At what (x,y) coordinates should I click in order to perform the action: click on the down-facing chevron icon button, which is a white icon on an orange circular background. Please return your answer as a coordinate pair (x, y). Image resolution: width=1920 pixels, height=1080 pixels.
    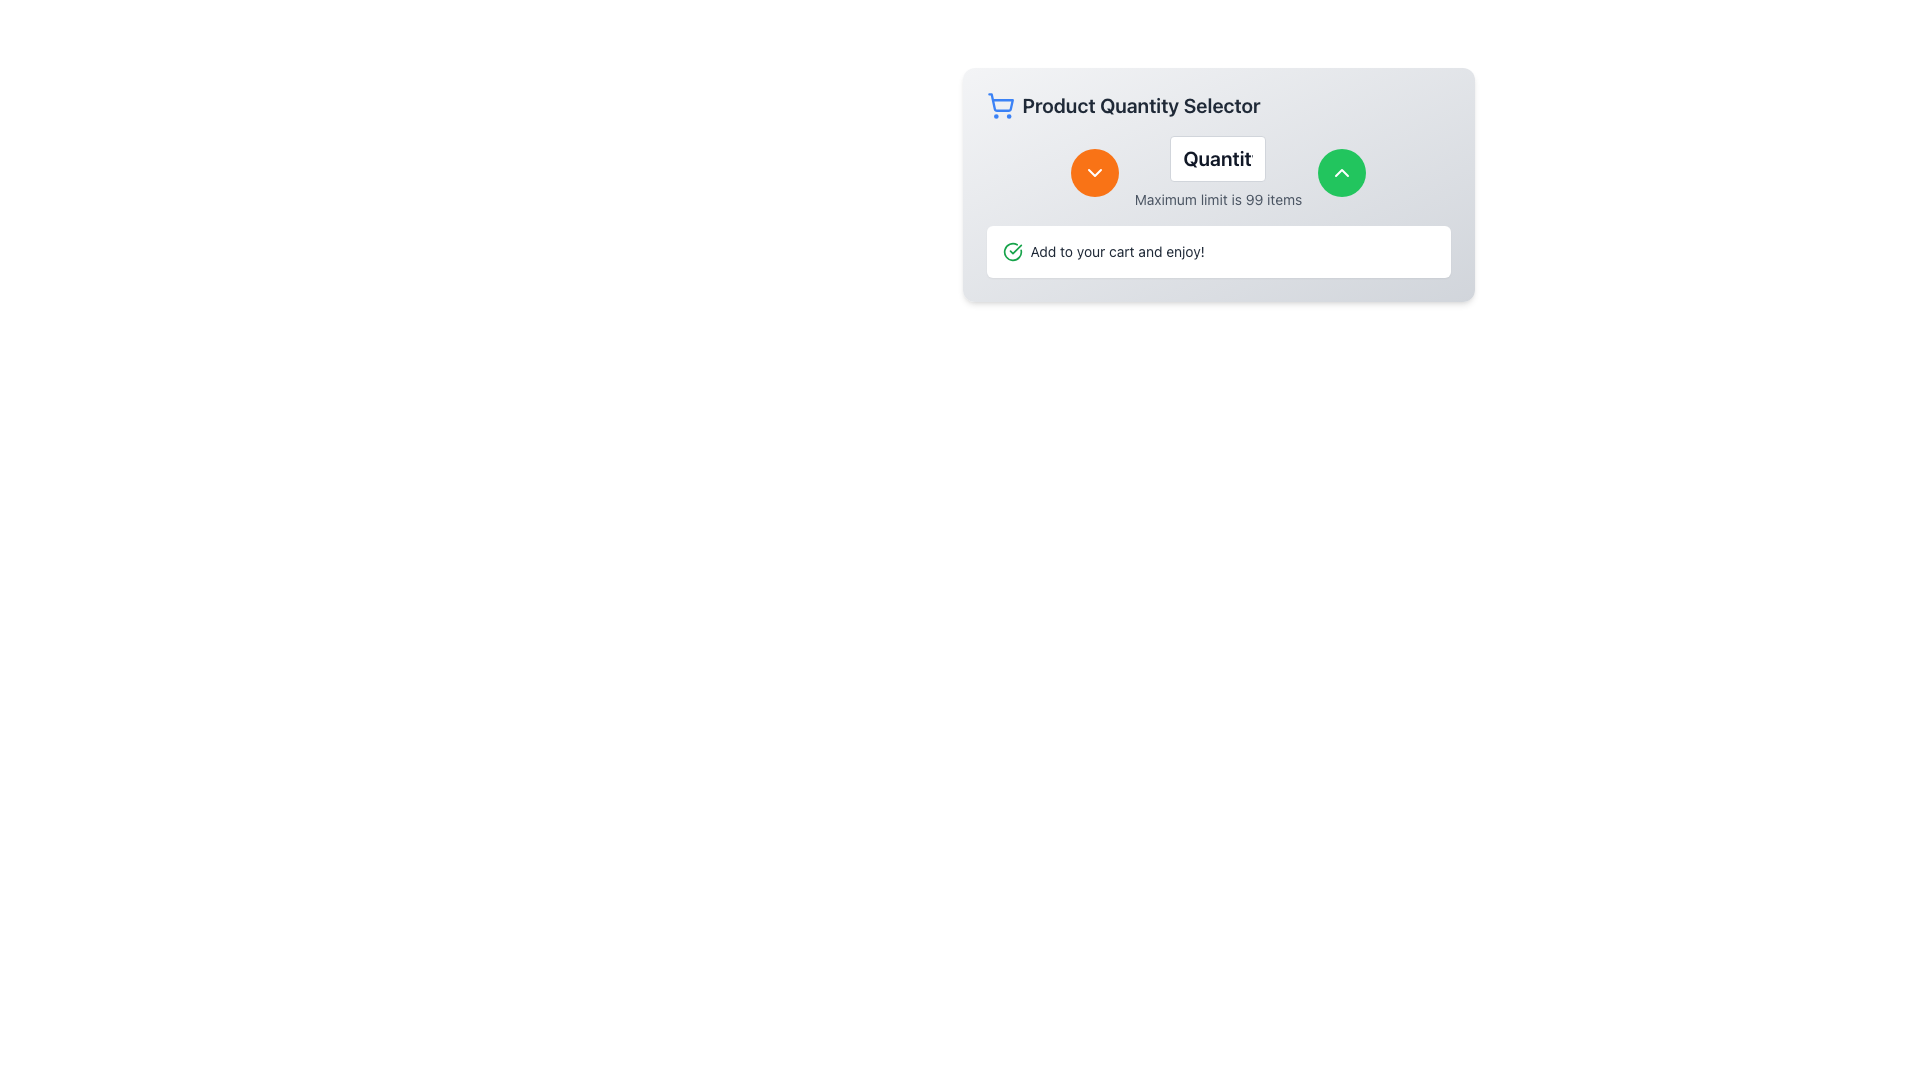
    Looking at the image, I should click on (1093, 172).